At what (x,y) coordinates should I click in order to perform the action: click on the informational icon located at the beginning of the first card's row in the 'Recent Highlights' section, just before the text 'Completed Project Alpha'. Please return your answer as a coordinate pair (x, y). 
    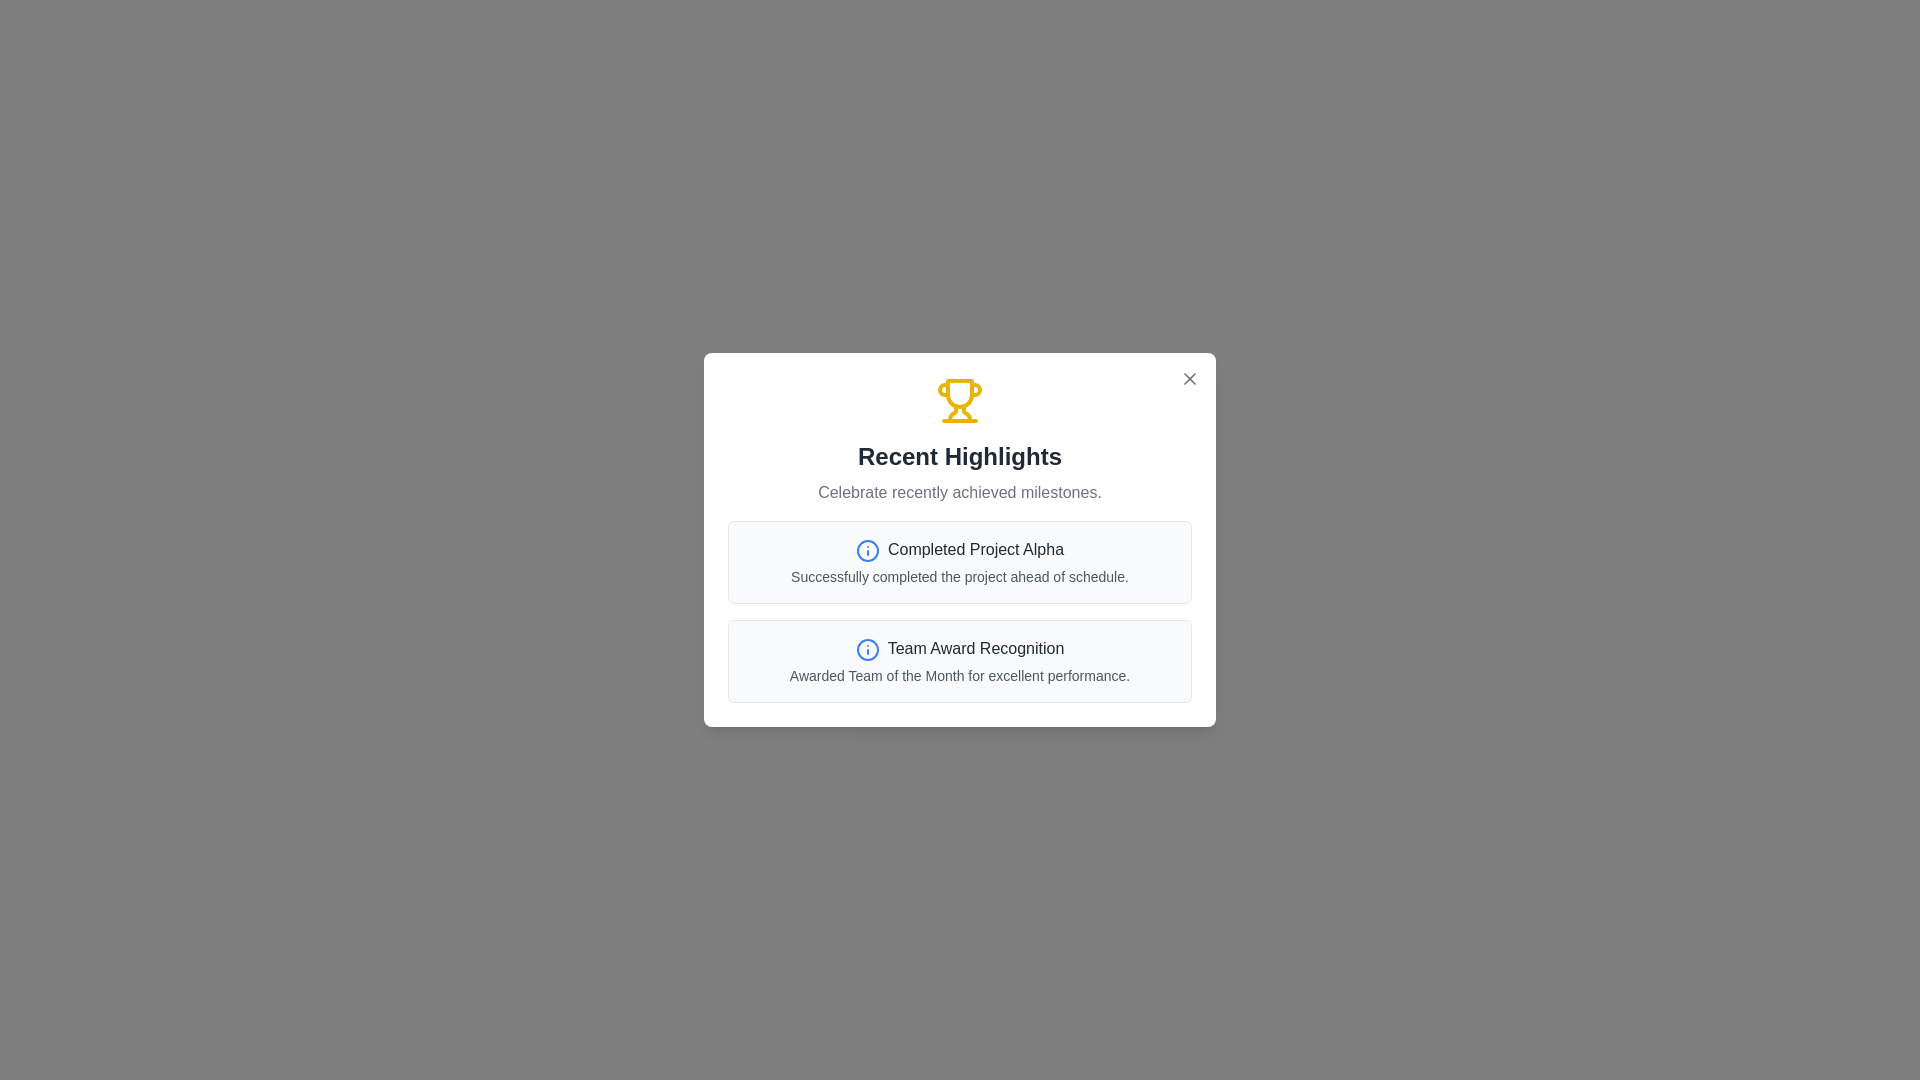
    Looking at the image, I should click on (868, 551).